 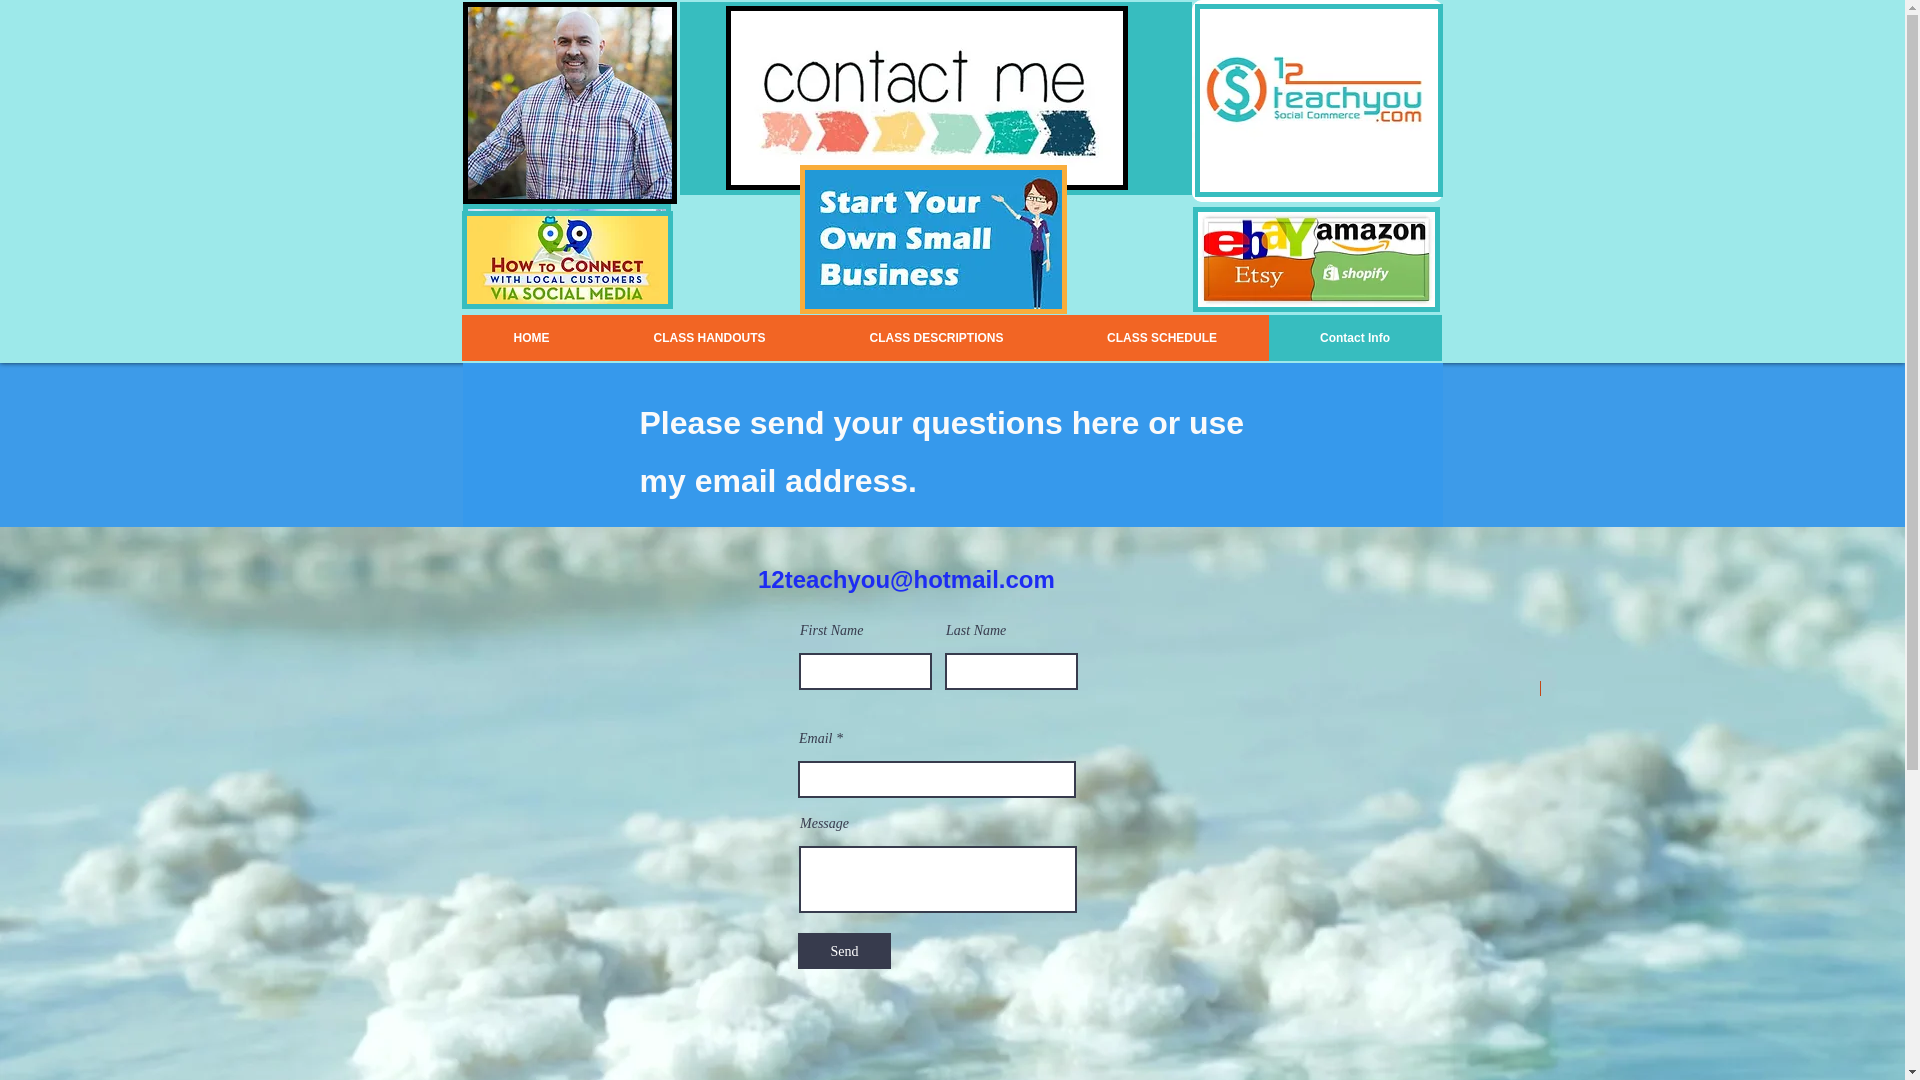 I want to click on 'images (10).jpg', so click(x=932, y=238).